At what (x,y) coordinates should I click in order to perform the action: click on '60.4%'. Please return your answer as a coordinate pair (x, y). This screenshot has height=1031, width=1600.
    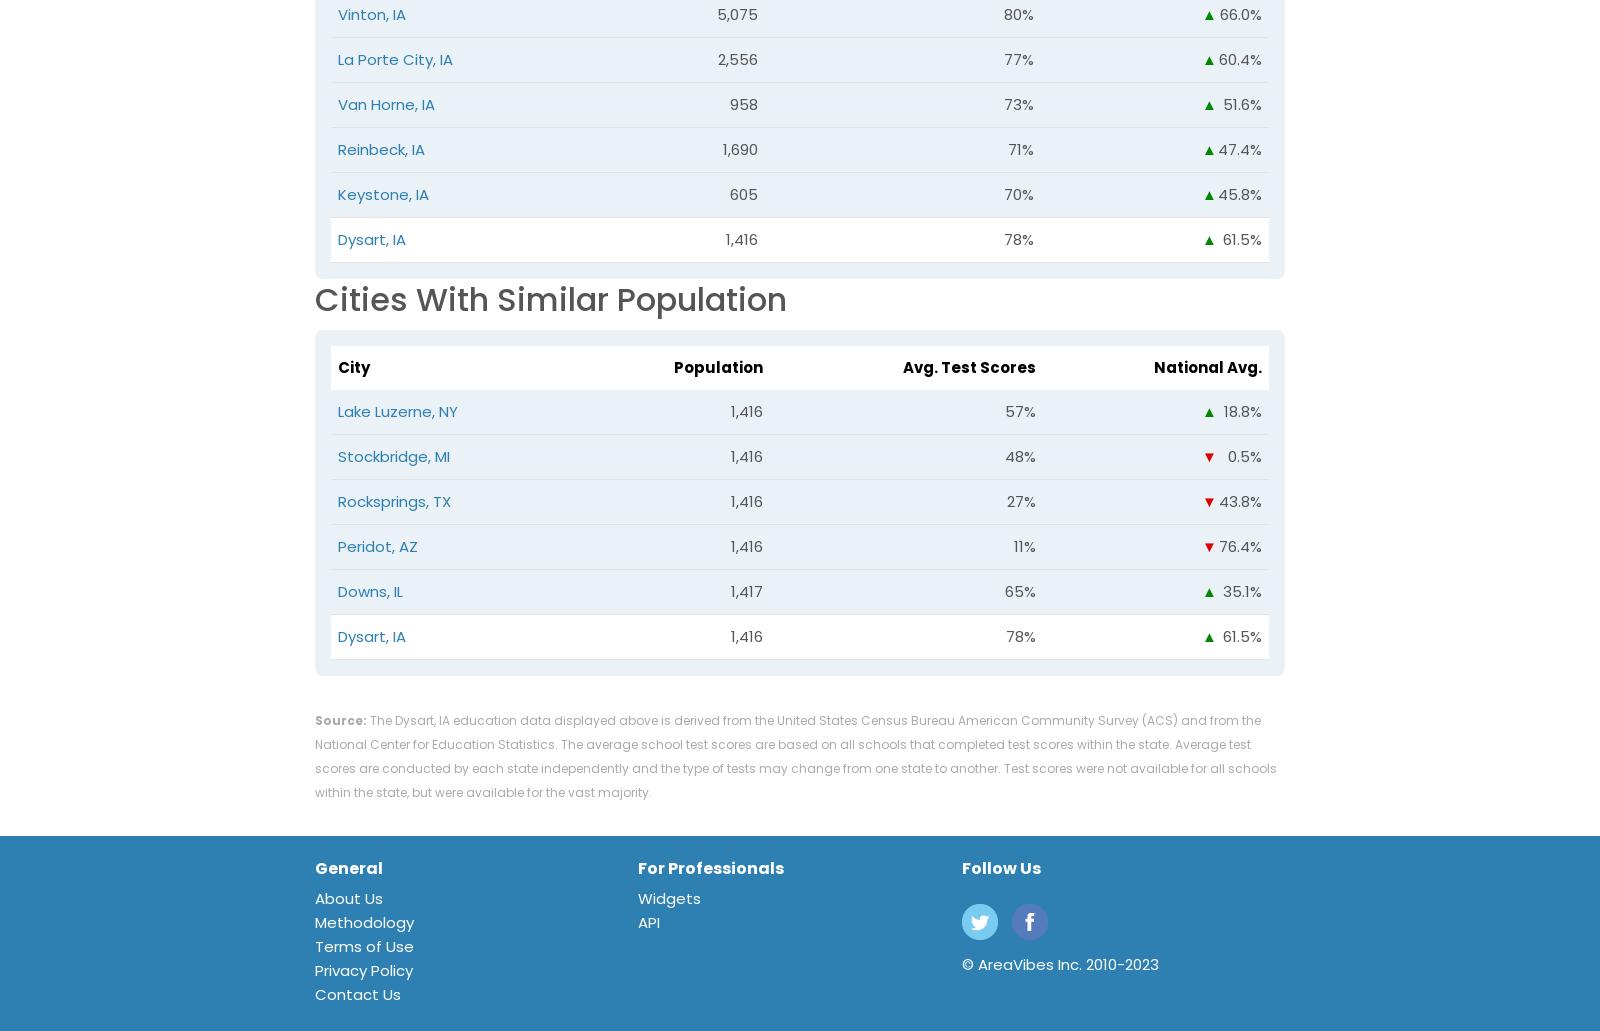
    Looking at the image, I should click on (1239, 58).